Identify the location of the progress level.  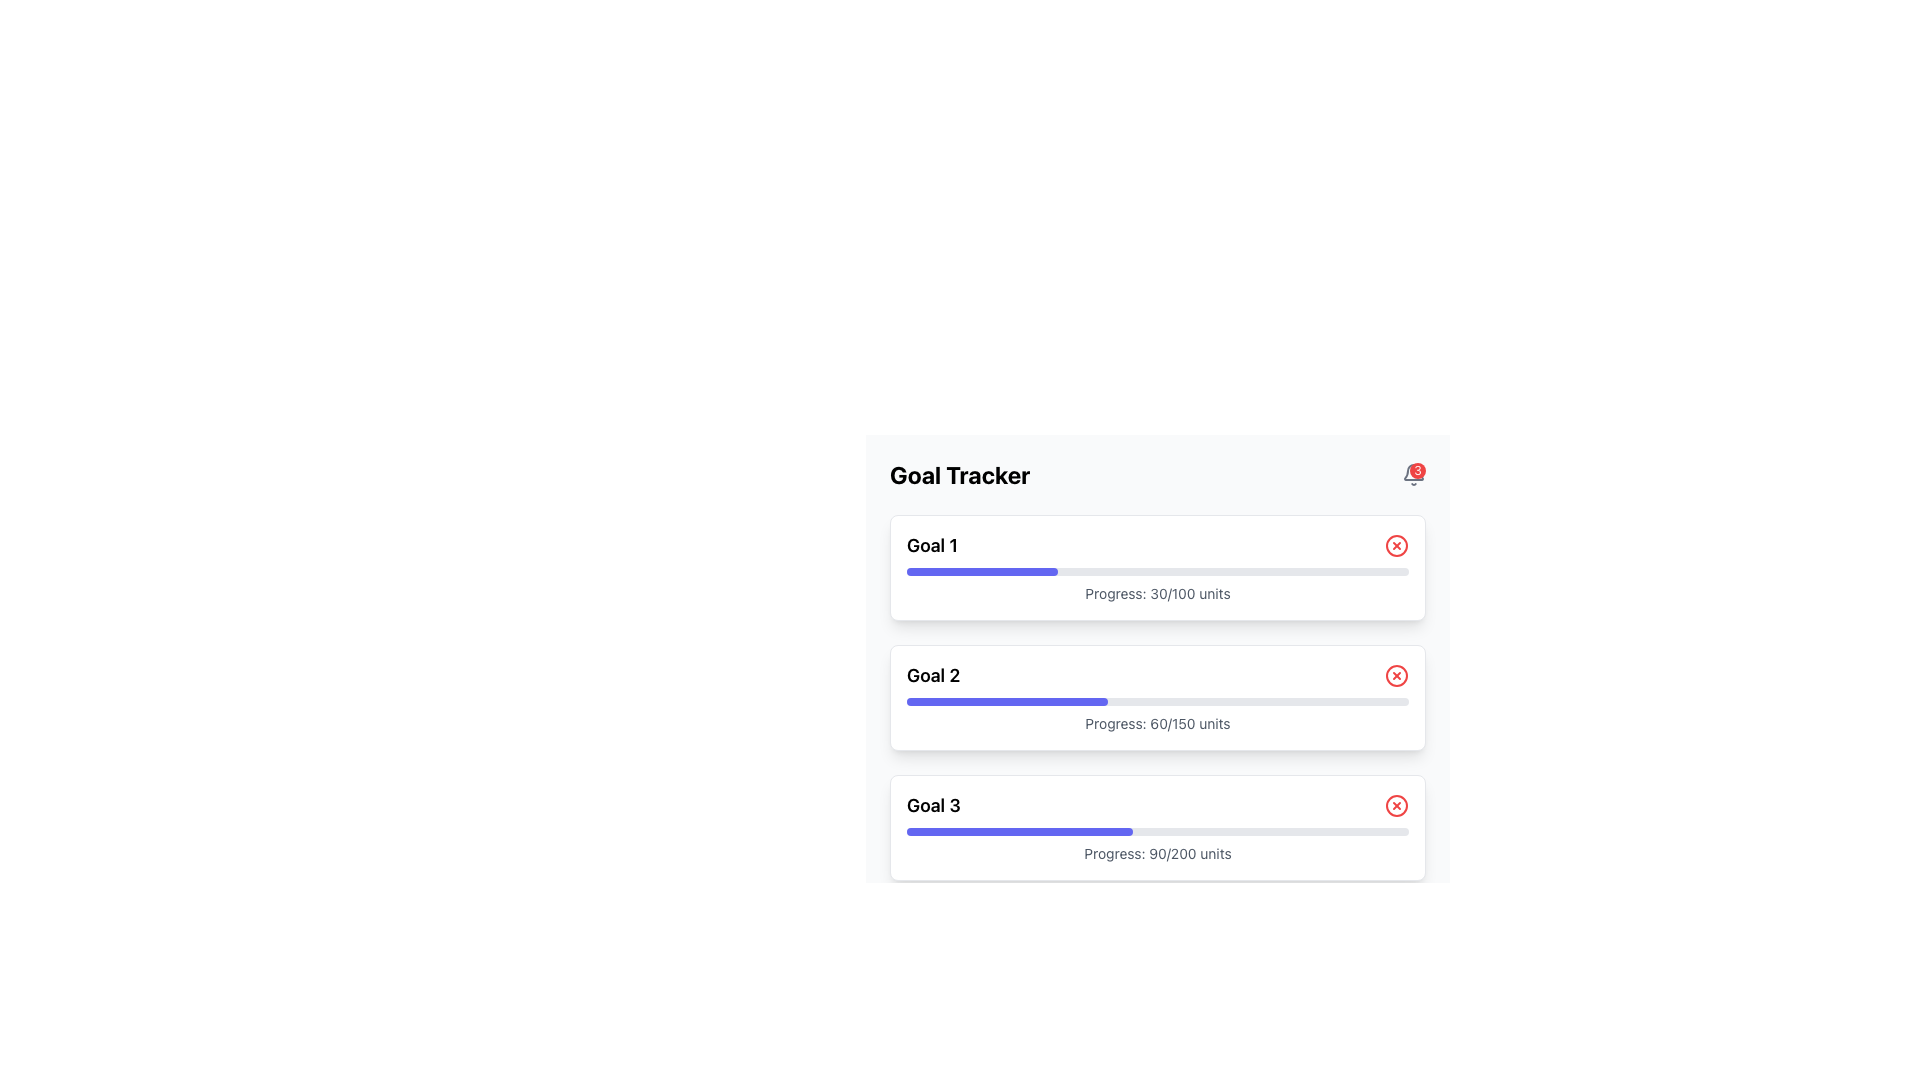
(928, 701).